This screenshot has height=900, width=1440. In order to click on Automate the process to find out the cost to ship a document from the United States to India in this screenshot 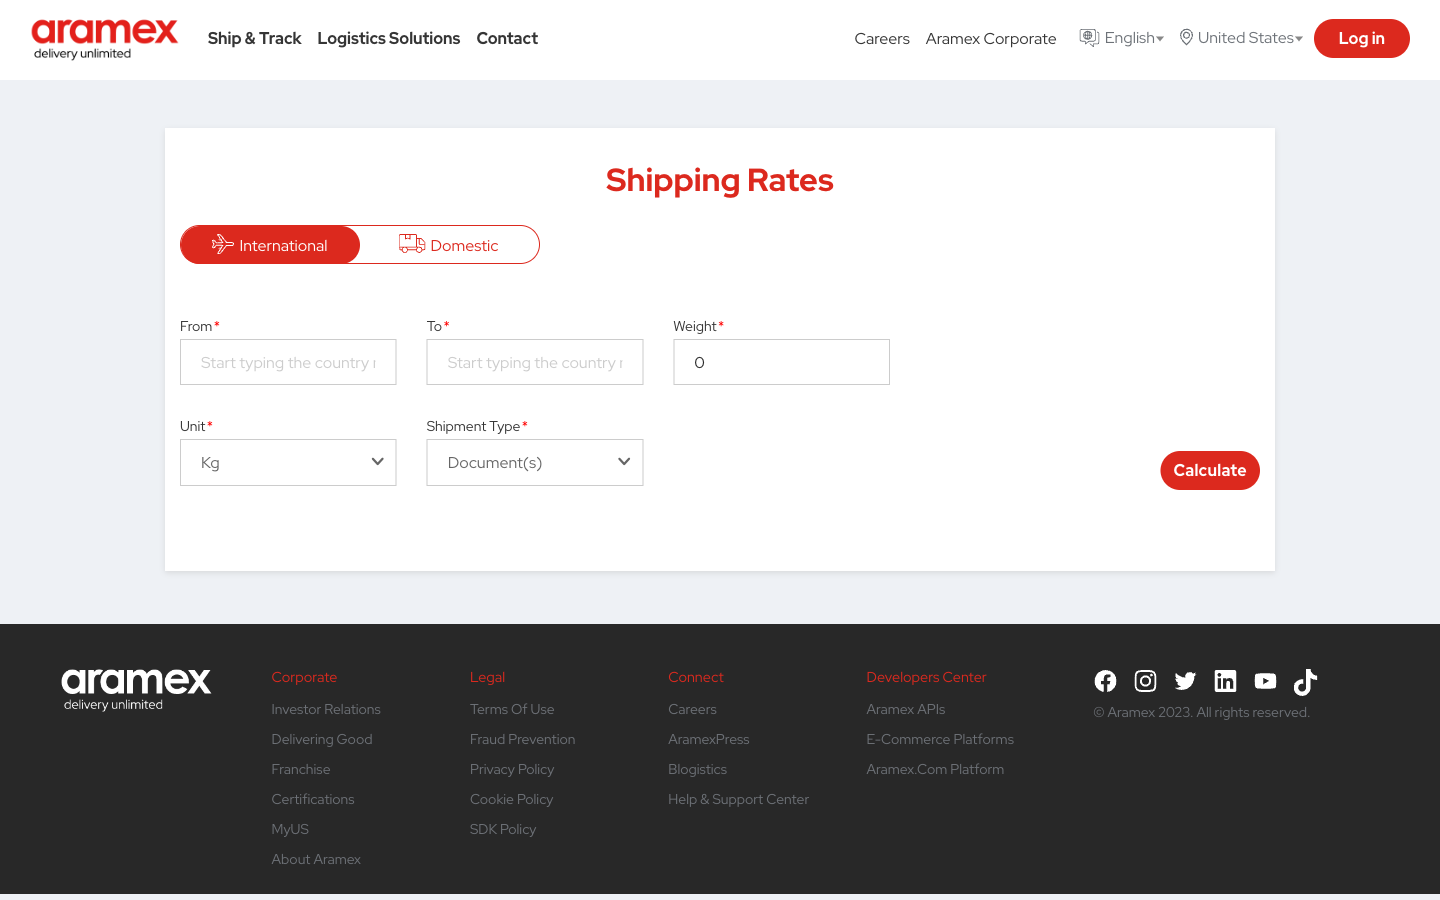, I will do `click(287, 361)`.